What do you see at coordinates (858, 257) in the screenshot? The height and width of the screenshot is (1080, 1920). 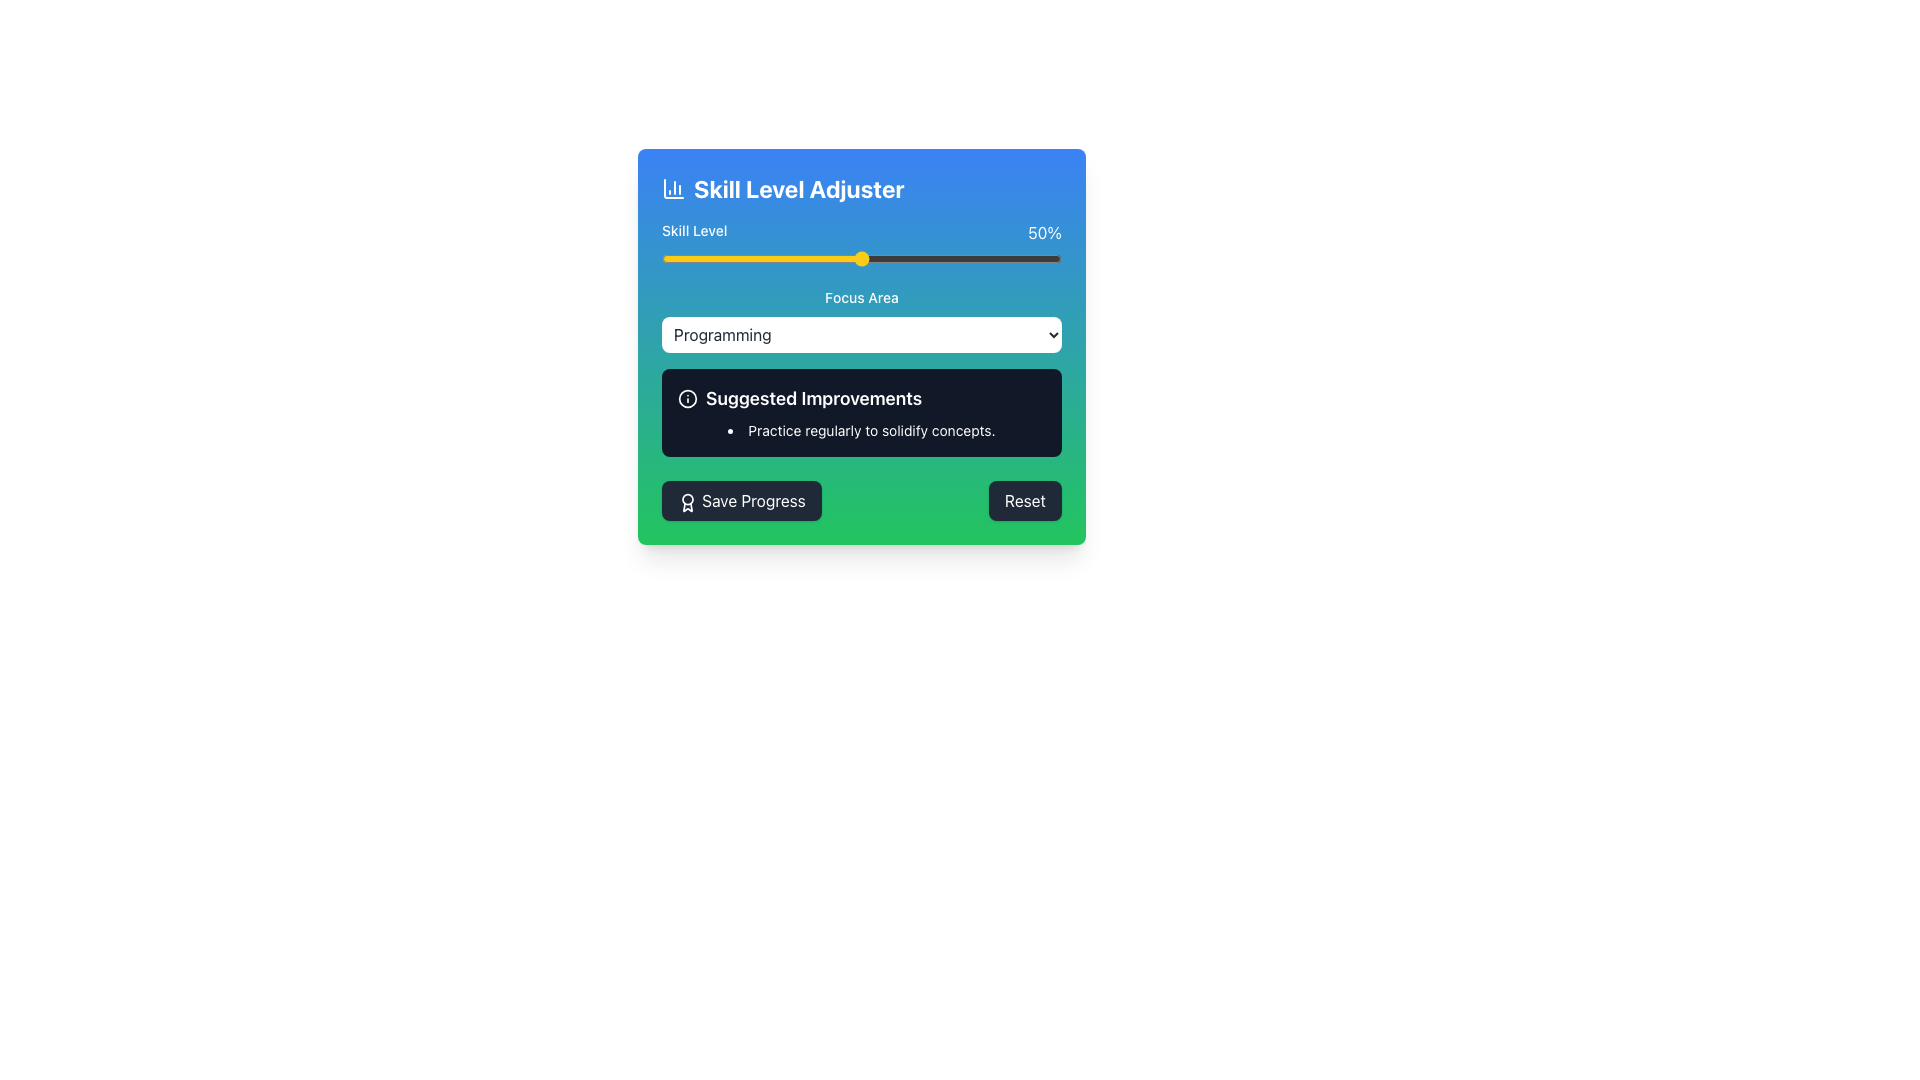 I see `the skill level` at bounding box center [858, 257].